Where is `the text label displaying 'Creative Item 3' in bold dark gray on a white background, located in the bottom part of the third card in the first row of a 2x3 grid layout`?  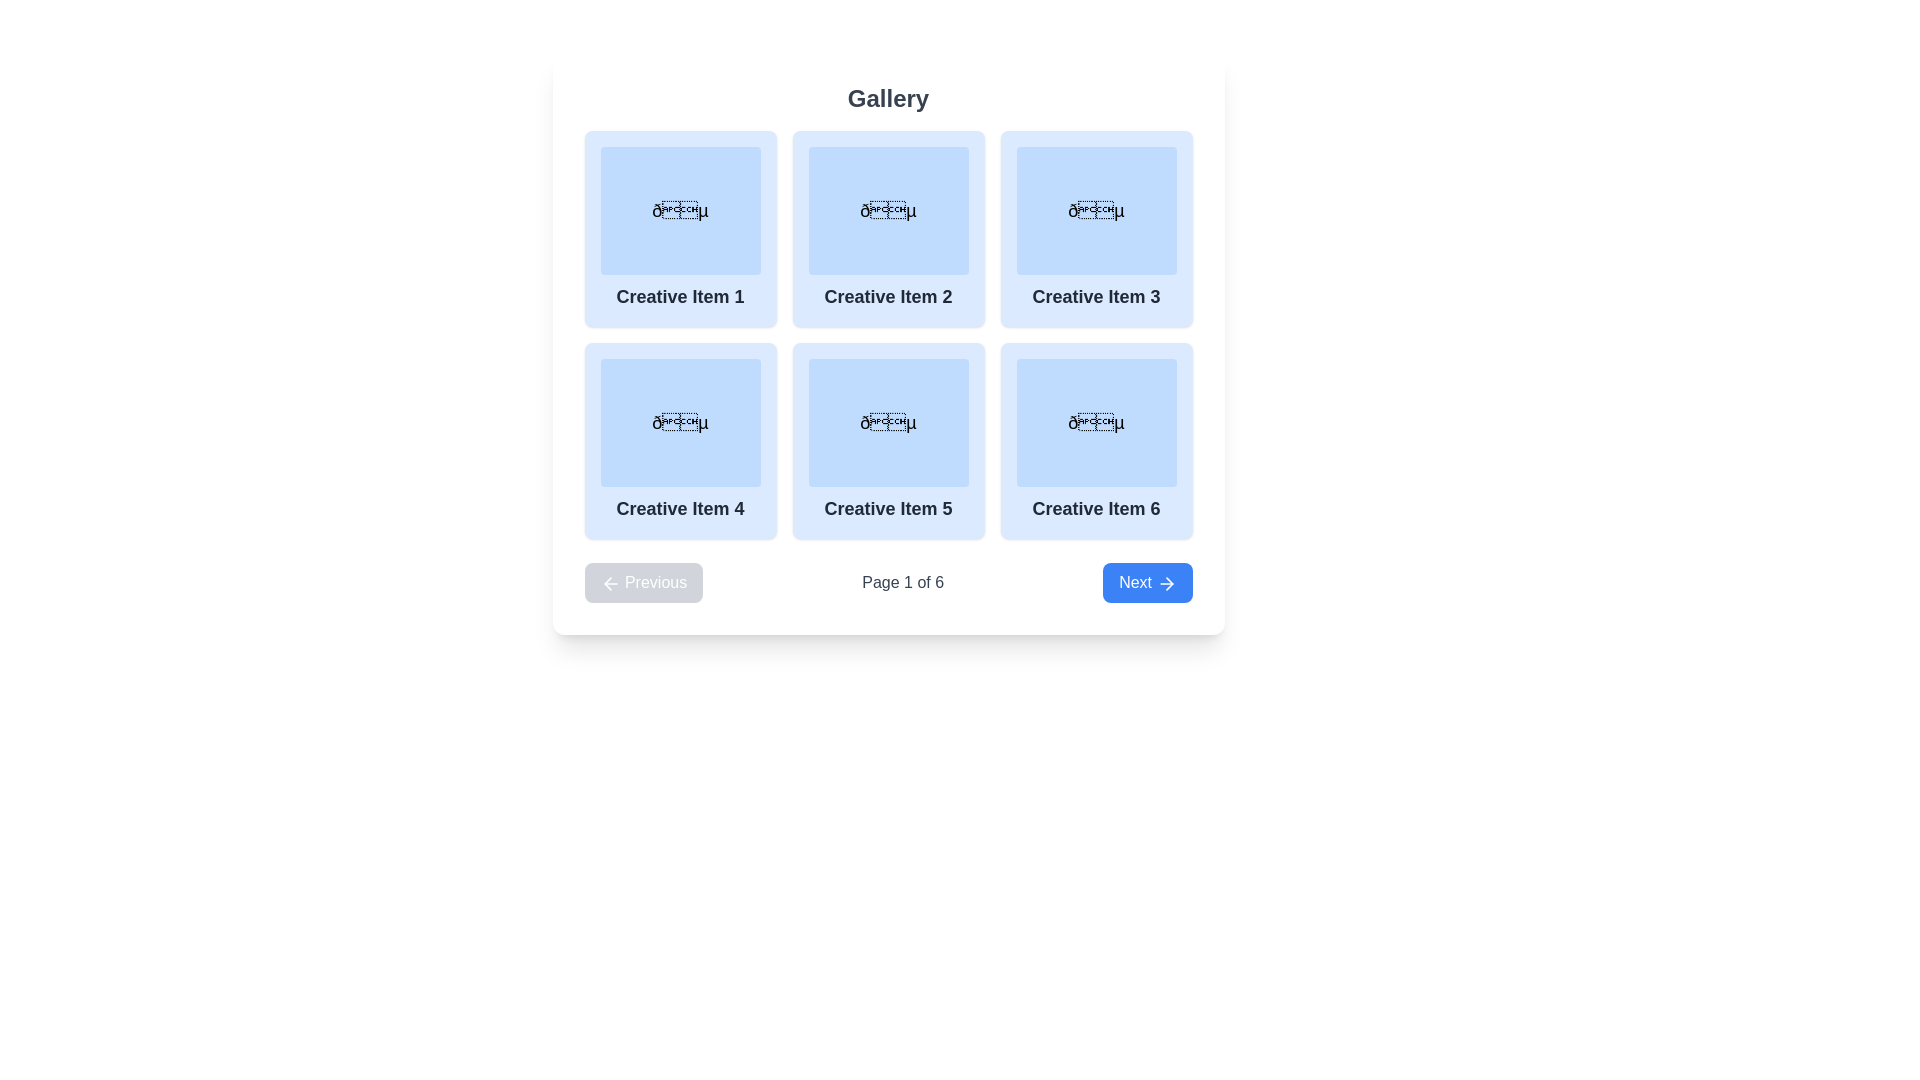
the text label displaying 'Creative Item 3' in bold dark gray on a white background, located in the bottom part of the third card in the first row of a 2x3 grid layout is located at coordinates (1095, 297).